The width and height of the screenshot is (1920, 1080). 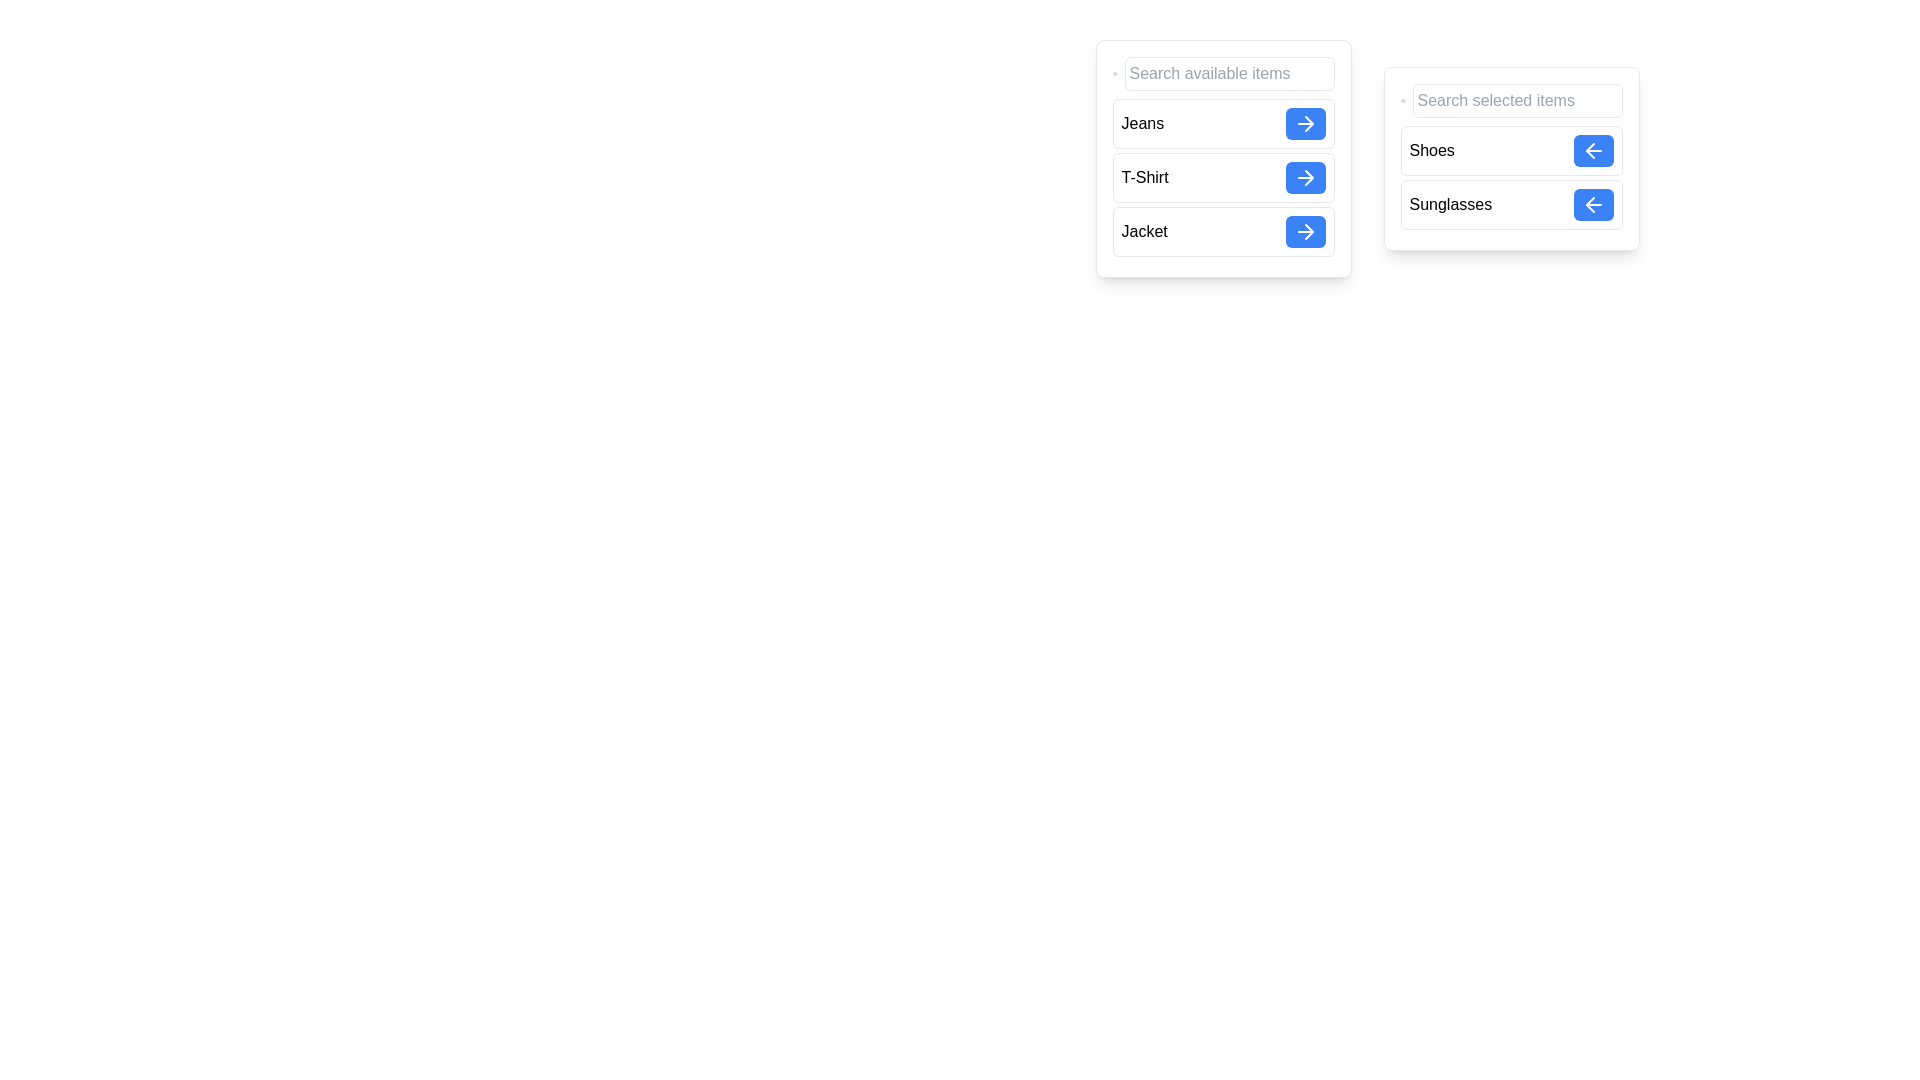 What do you see at coordinates (1305, 123) in the screenshot?
I see `the blue rectangular button with rounded corners and a right-pointing white arrow icon, located in the list entry labeled 'Jeans'` at bounding box center [1305, 123].